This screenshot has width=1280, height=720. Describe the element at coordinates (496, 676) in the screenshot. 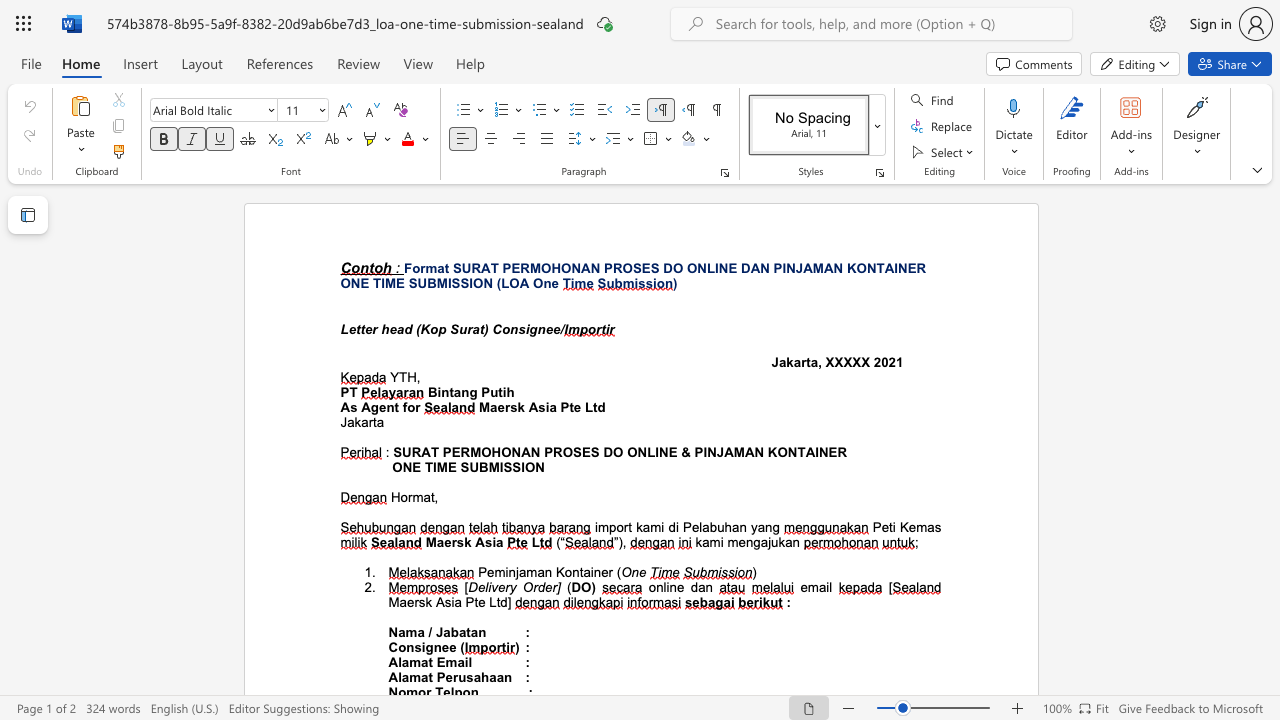

I see `the subset text "an" within the text "Alamat Perusahaan"` at that location.